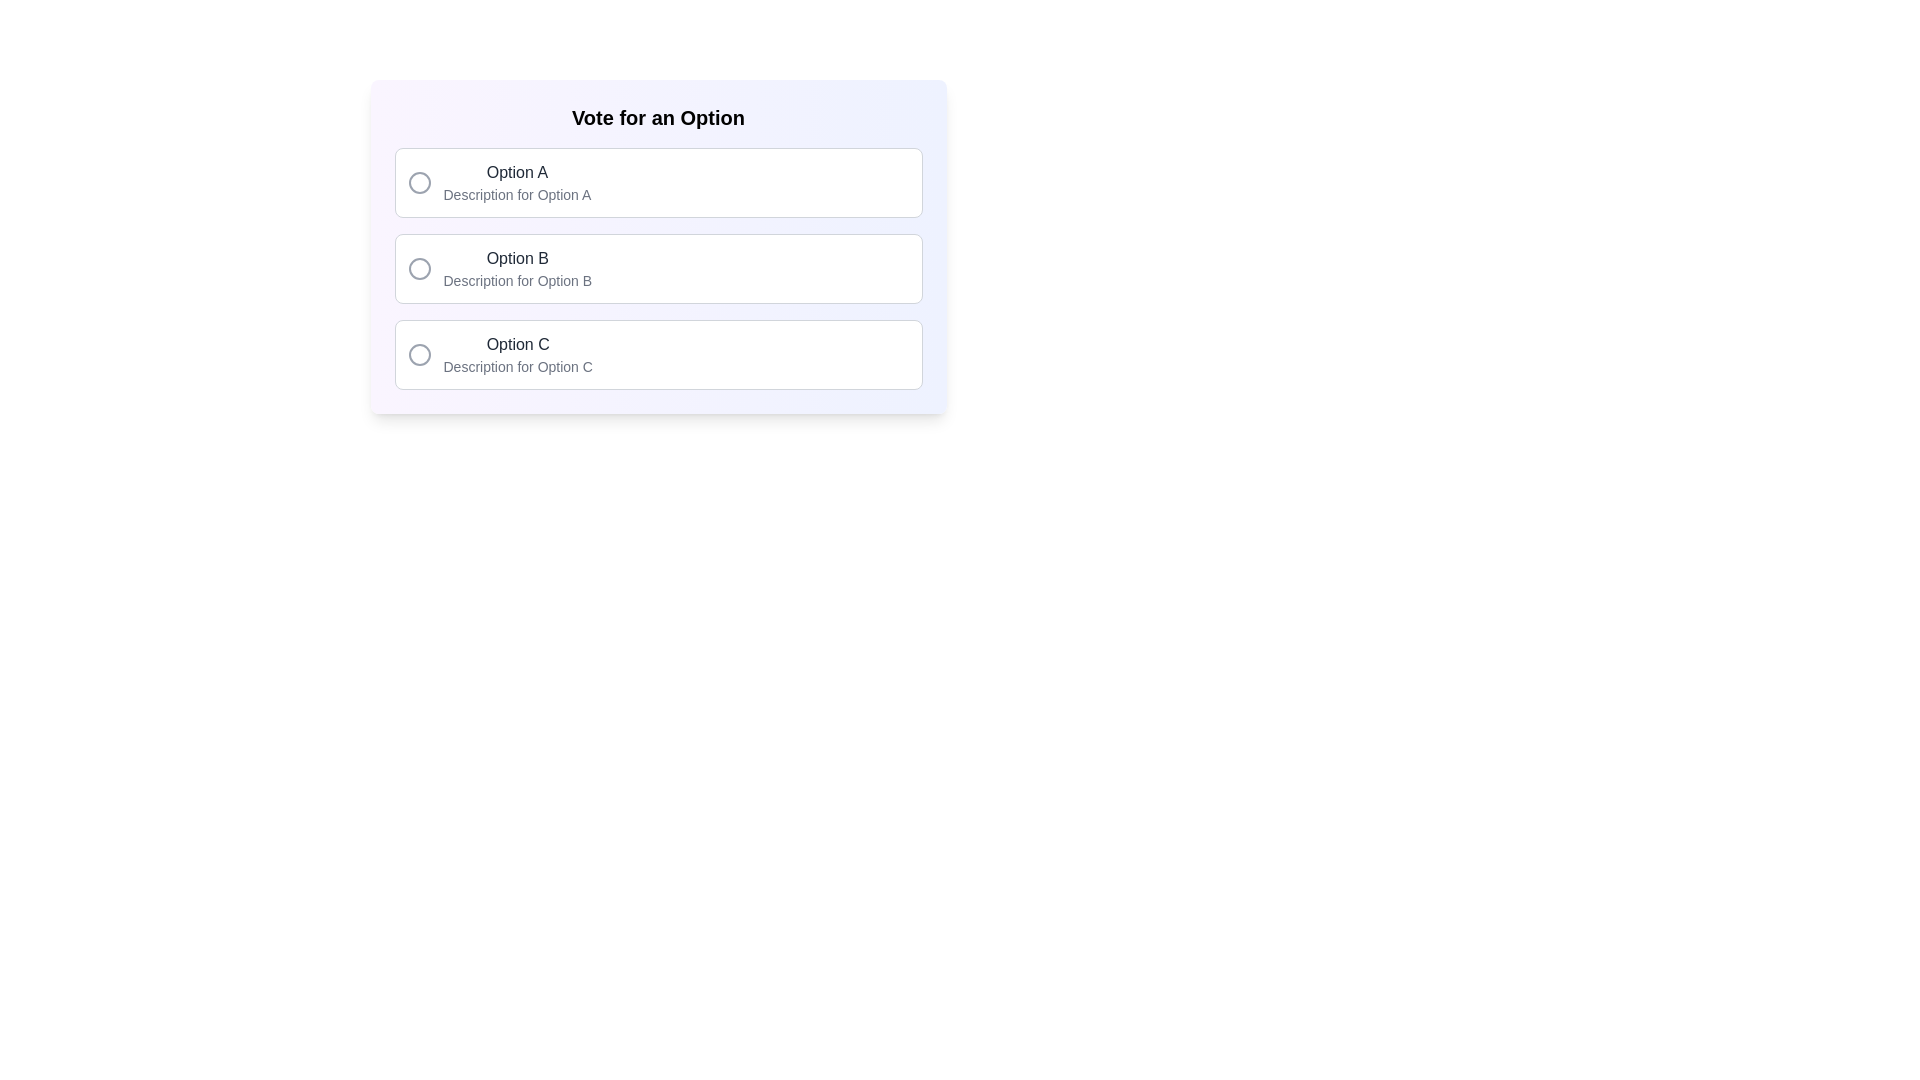  What do you see at coordinates (658, 268) in the screenshot?
I see `the second option in the 'Vote for an Option' group for keyboard interaction` at bounding box center [658, 268].